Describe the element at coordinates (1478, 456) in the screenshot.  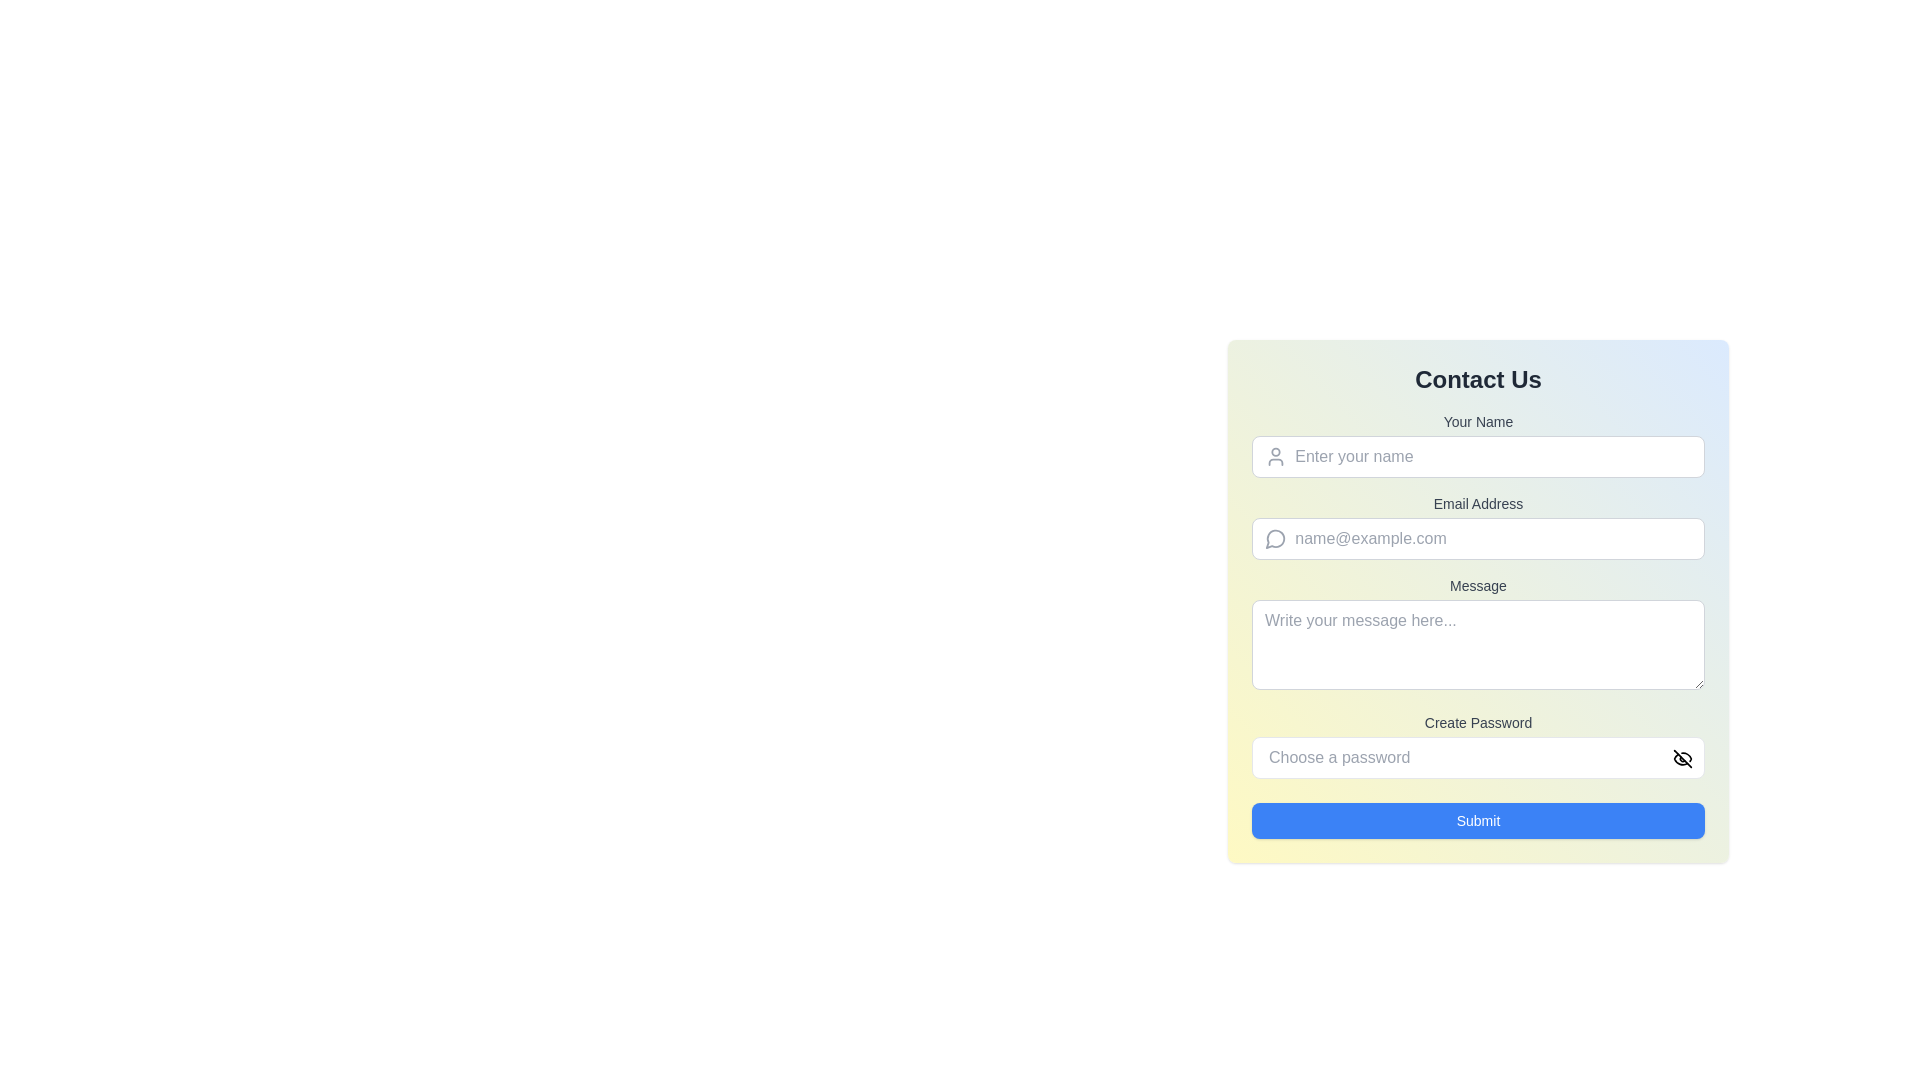
I see `the Text input field for entering the name, which is positioned under the 'Your Name' label in the 'Contact Us' form, and is the first input field in the form` at that location.